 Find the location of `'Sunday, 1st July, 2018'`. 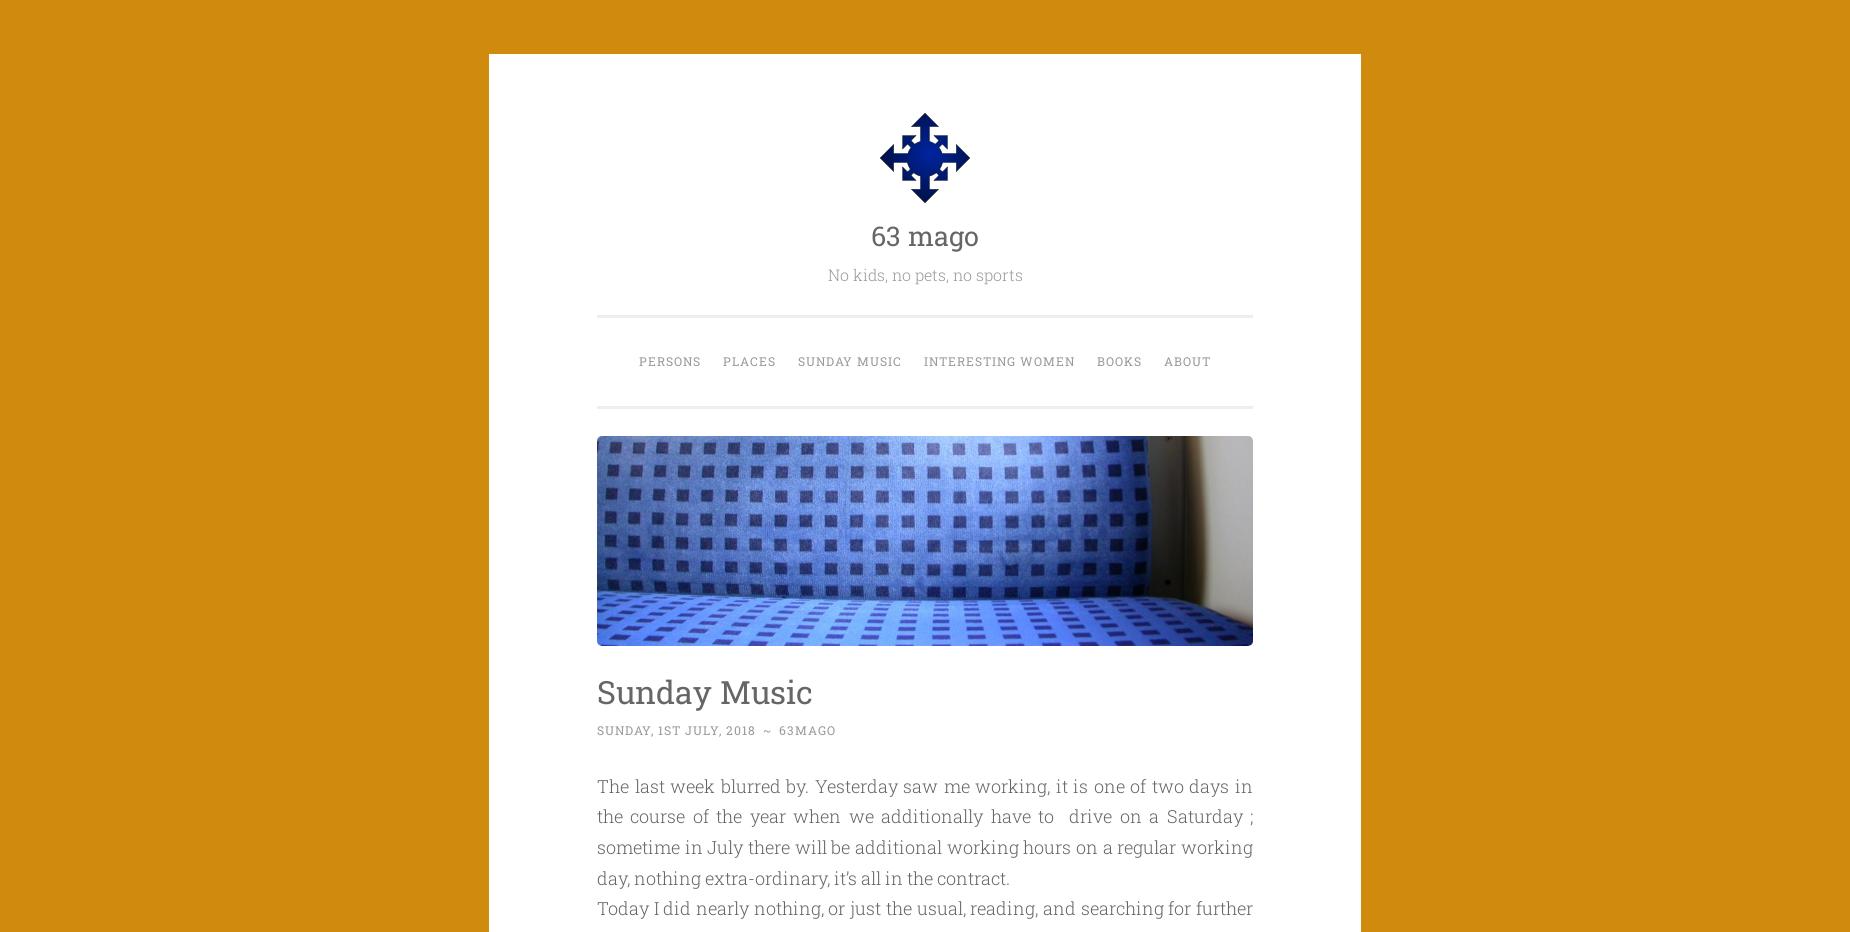

'Sunday, 1st July, 2018' is located at coordinates (676, 729).